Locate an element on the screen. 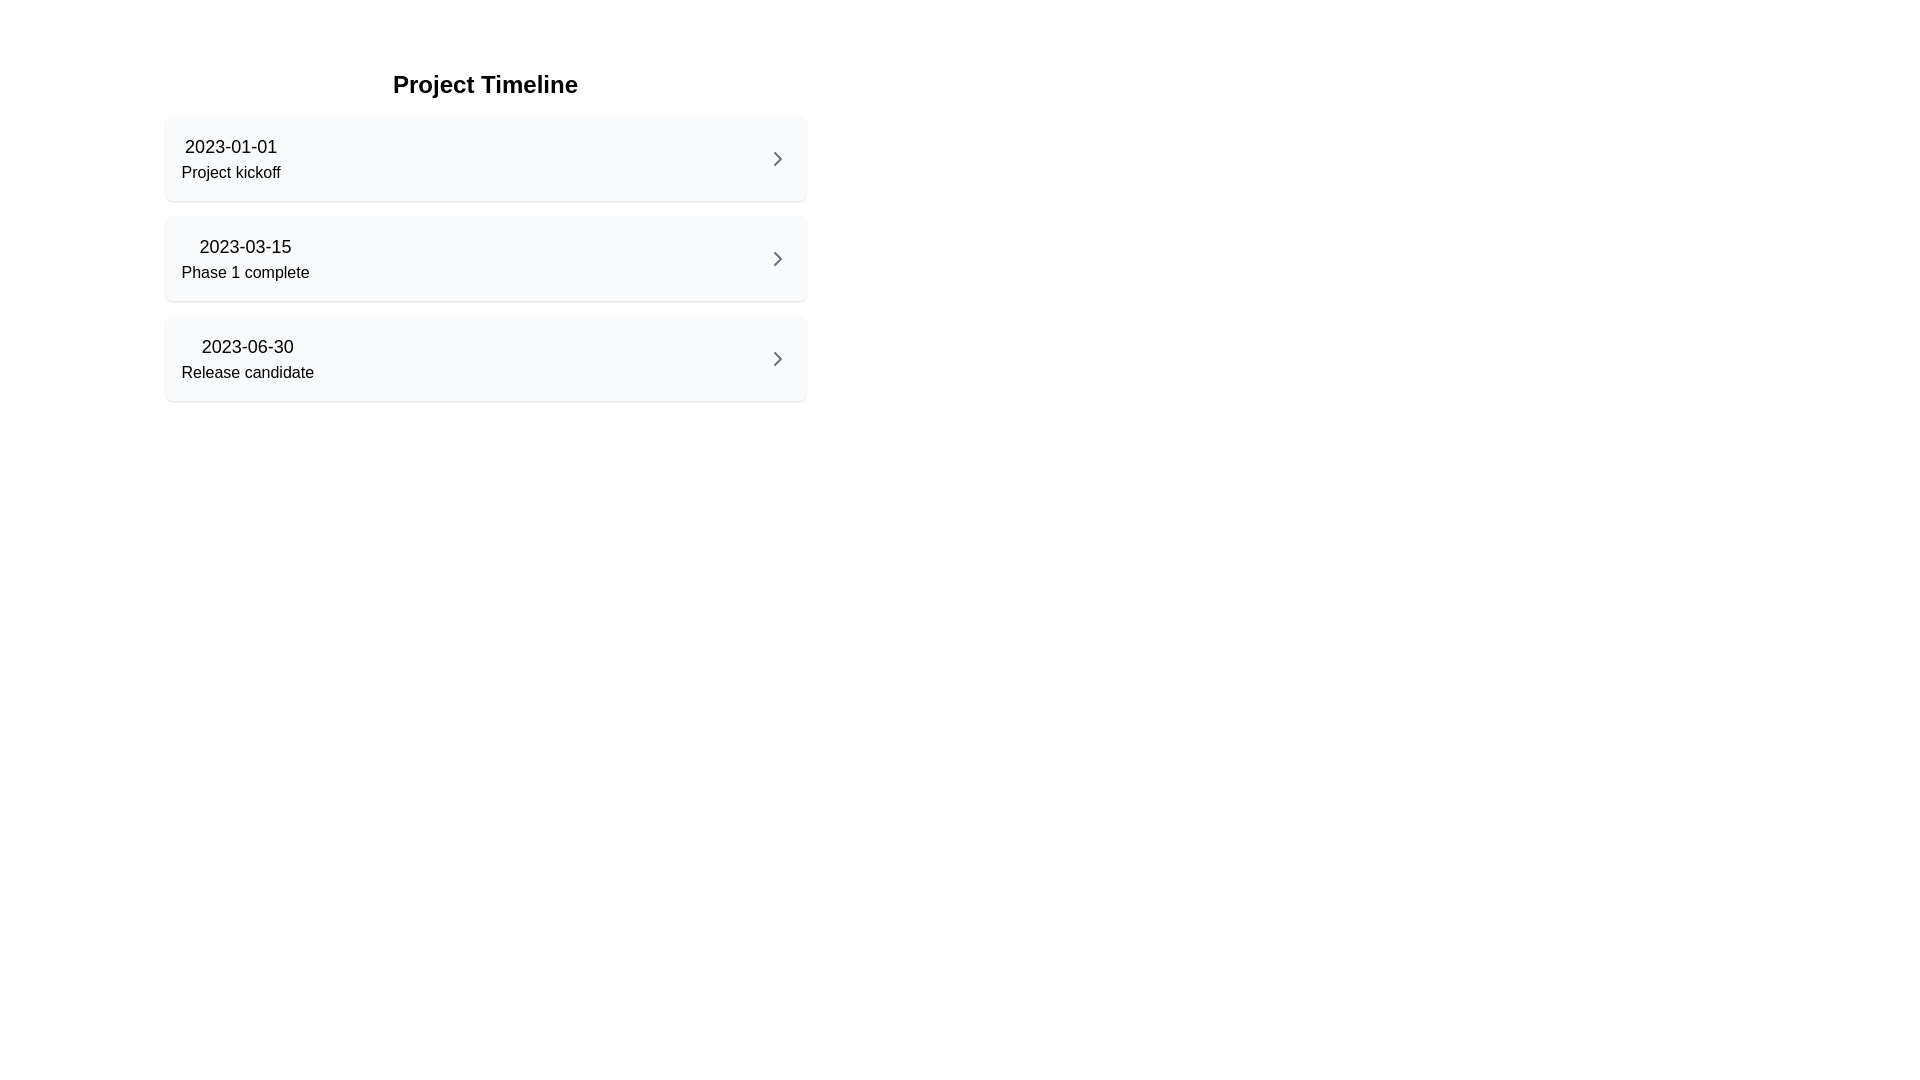  text label displaying 'Release candidate' located under the date label '2023-06-30' in the project timeline is located at coordinates (246, 373).